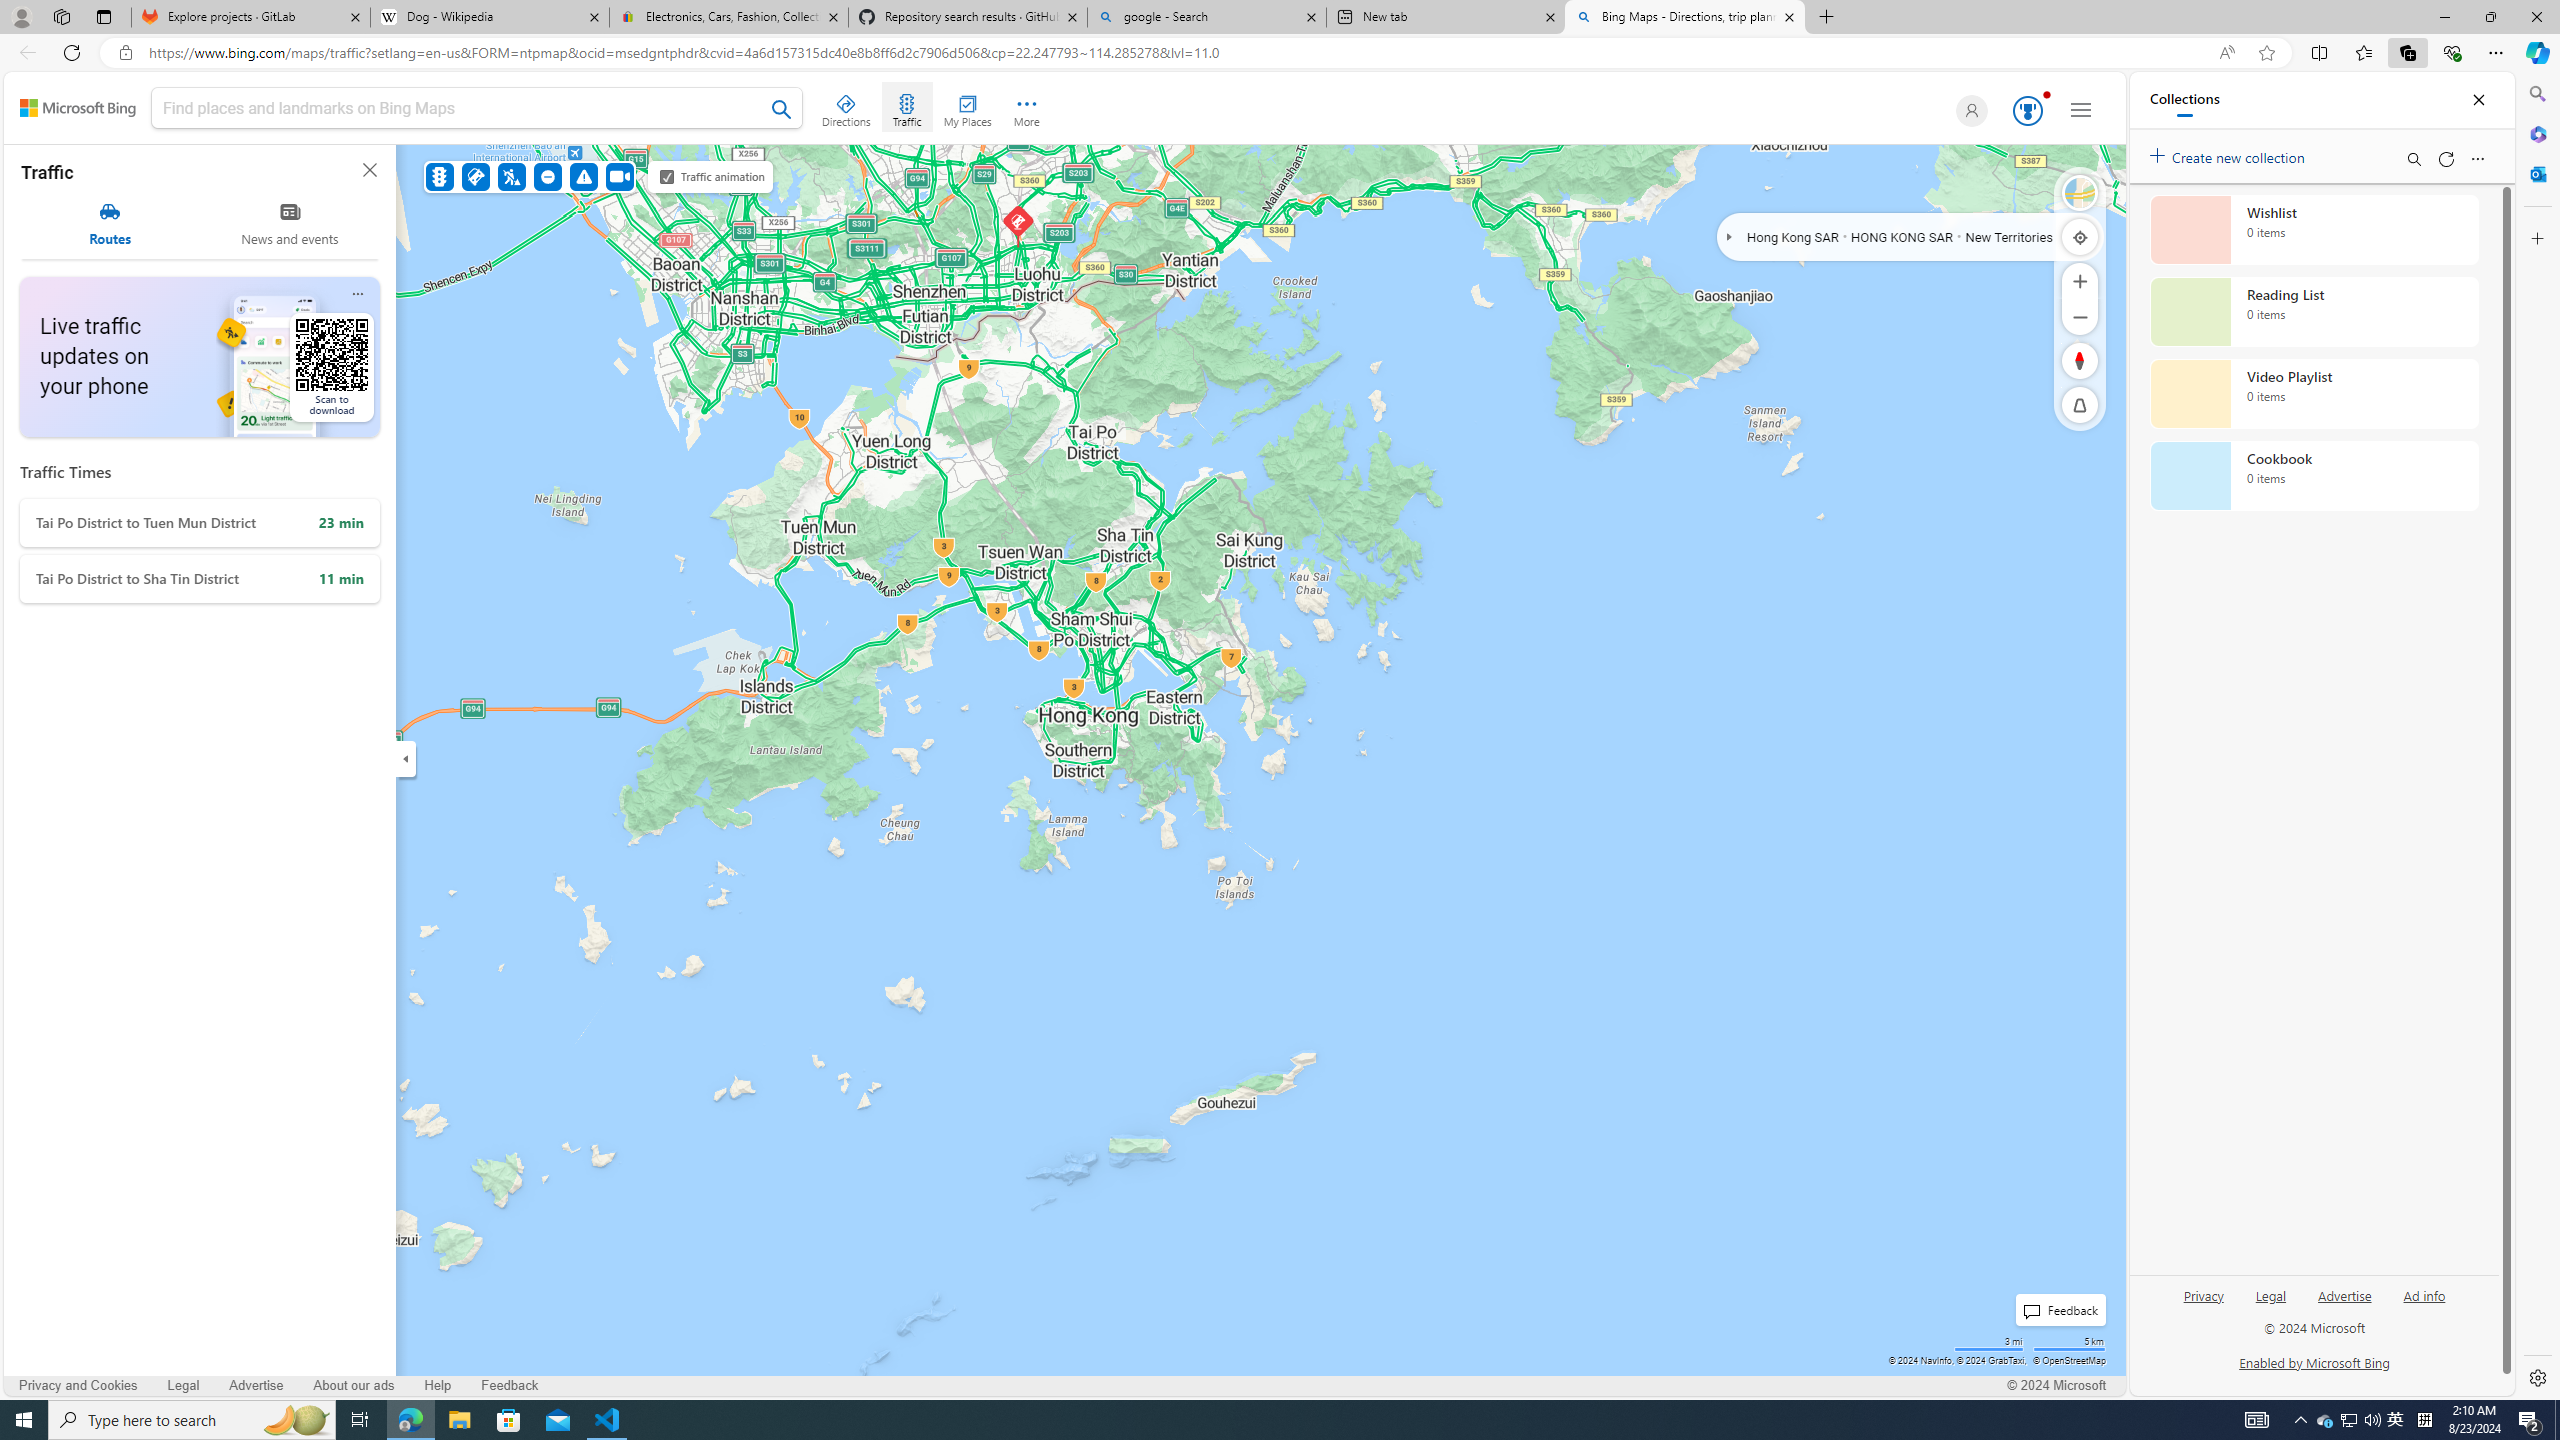  What do you see at coordinates (289, 223) in the screenshot?
I see `'News and events'` at bounding box center [289, 223].